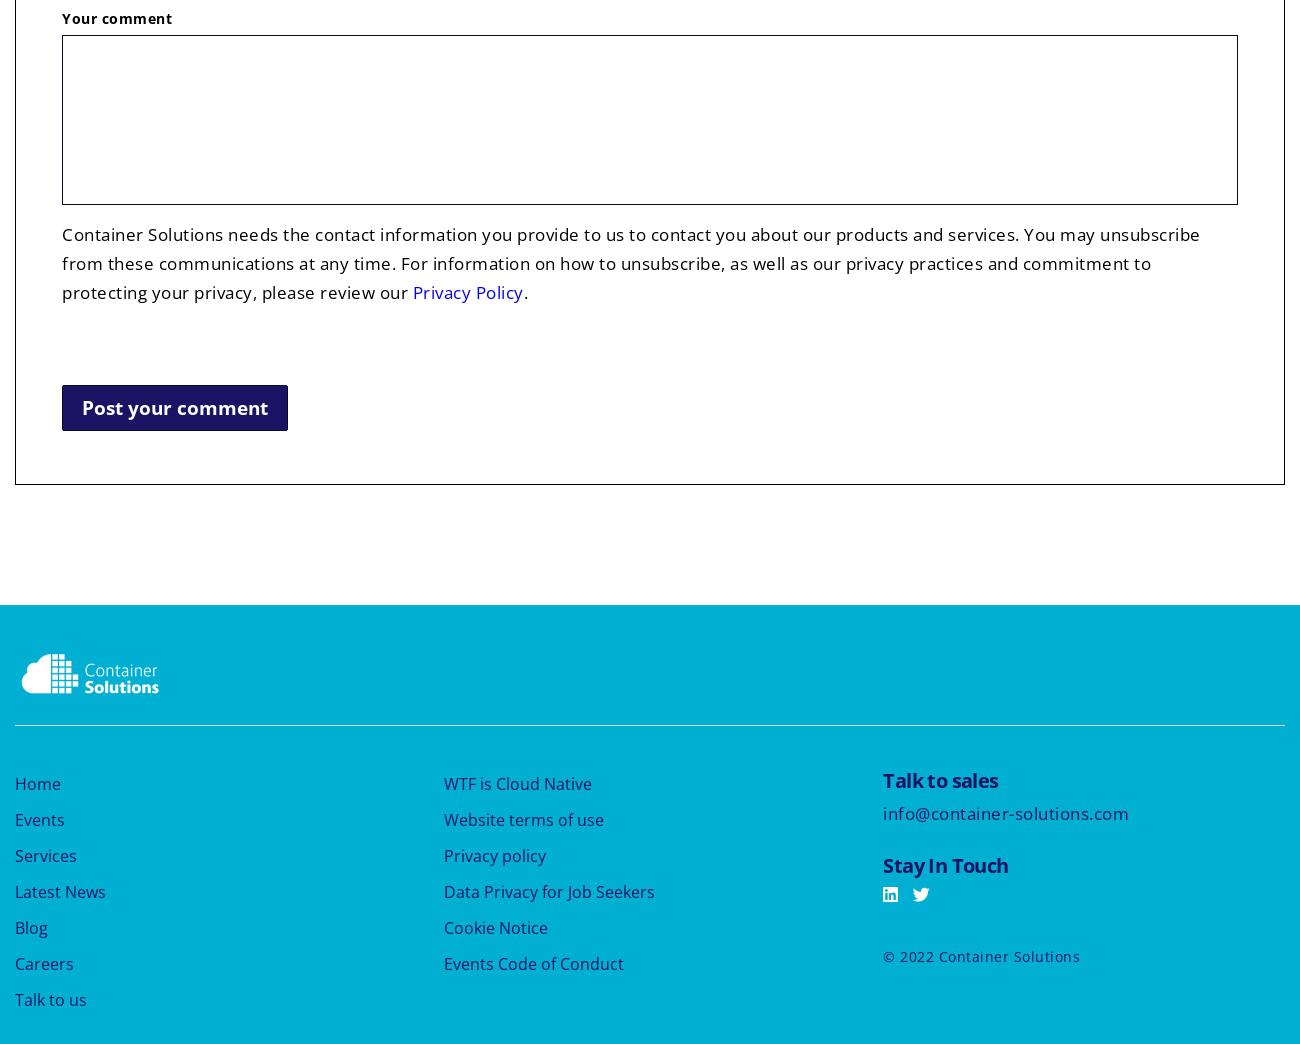  Describe the element at coordinates (980, 955) in the screenshot. I see `'© 2022 Container Solutions'` at that location.